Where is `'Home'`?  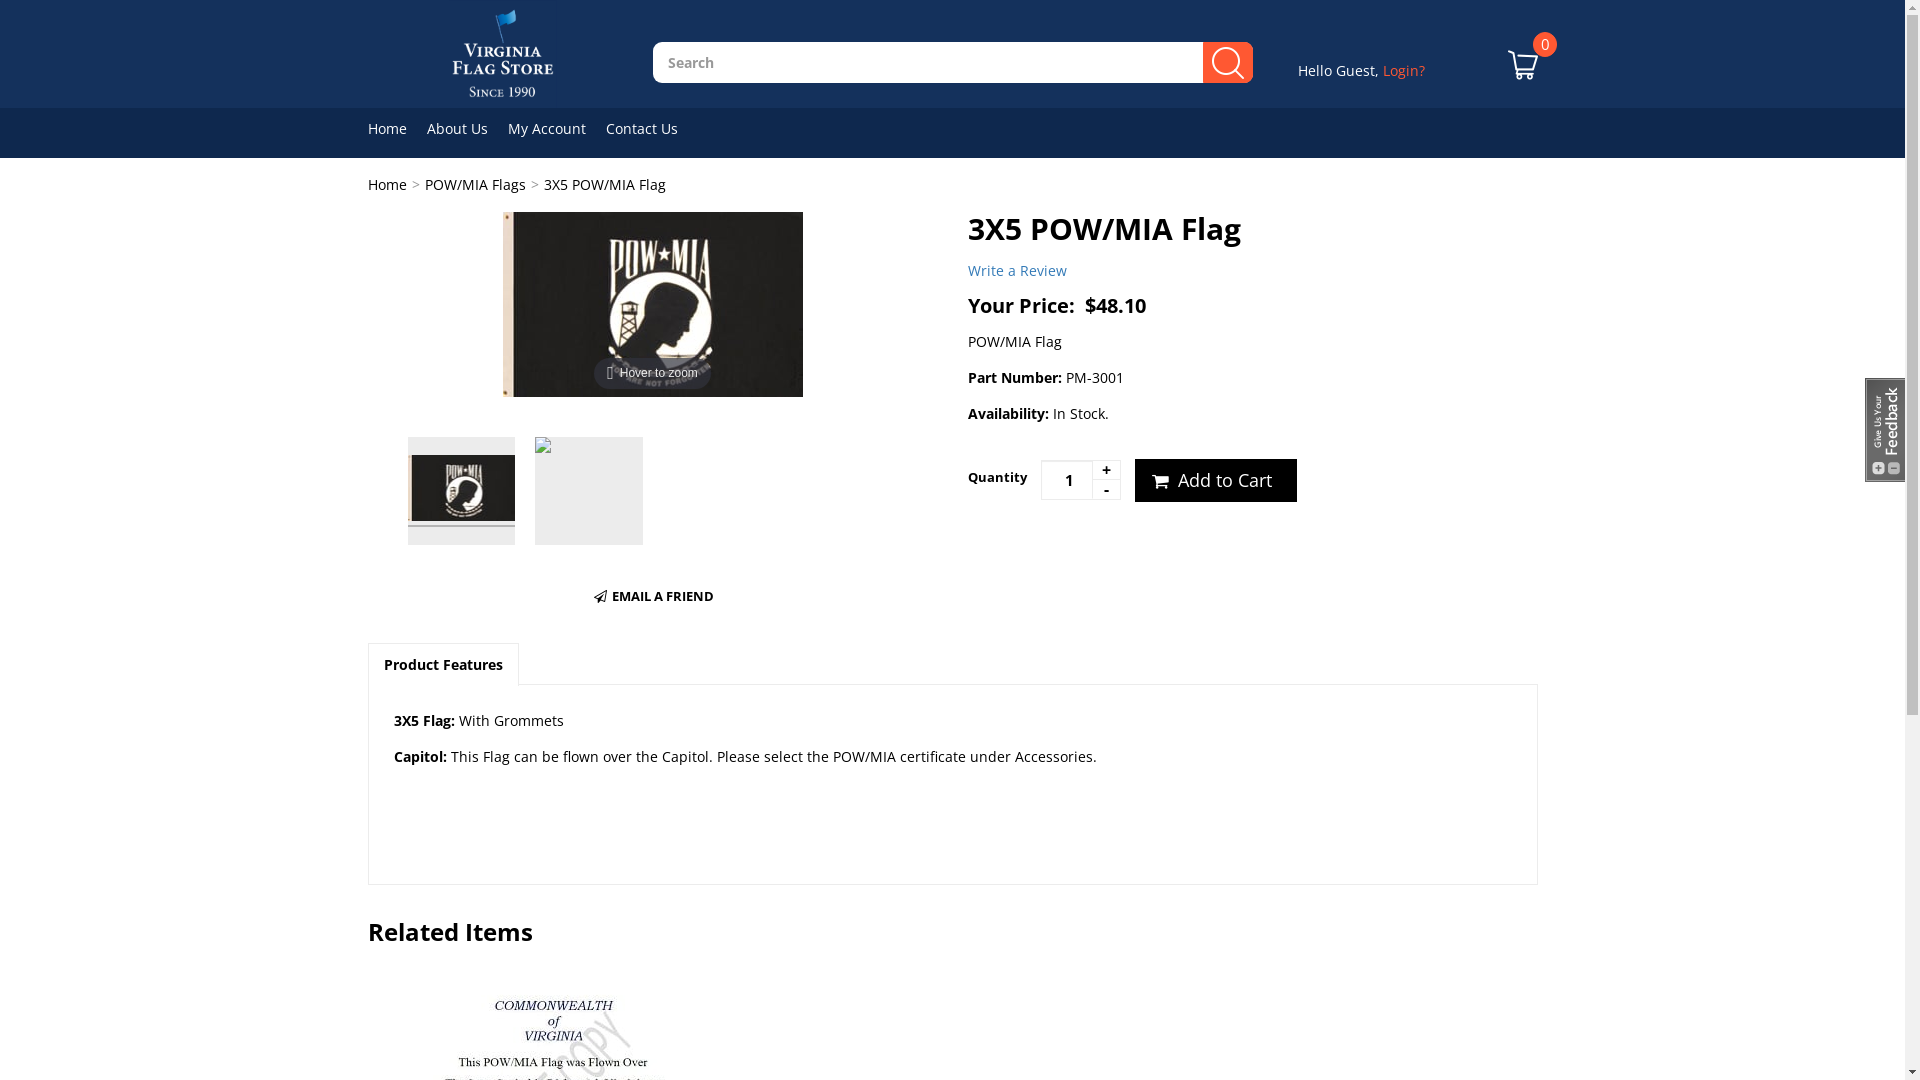
'Home' is located at coordinates (368, 184).